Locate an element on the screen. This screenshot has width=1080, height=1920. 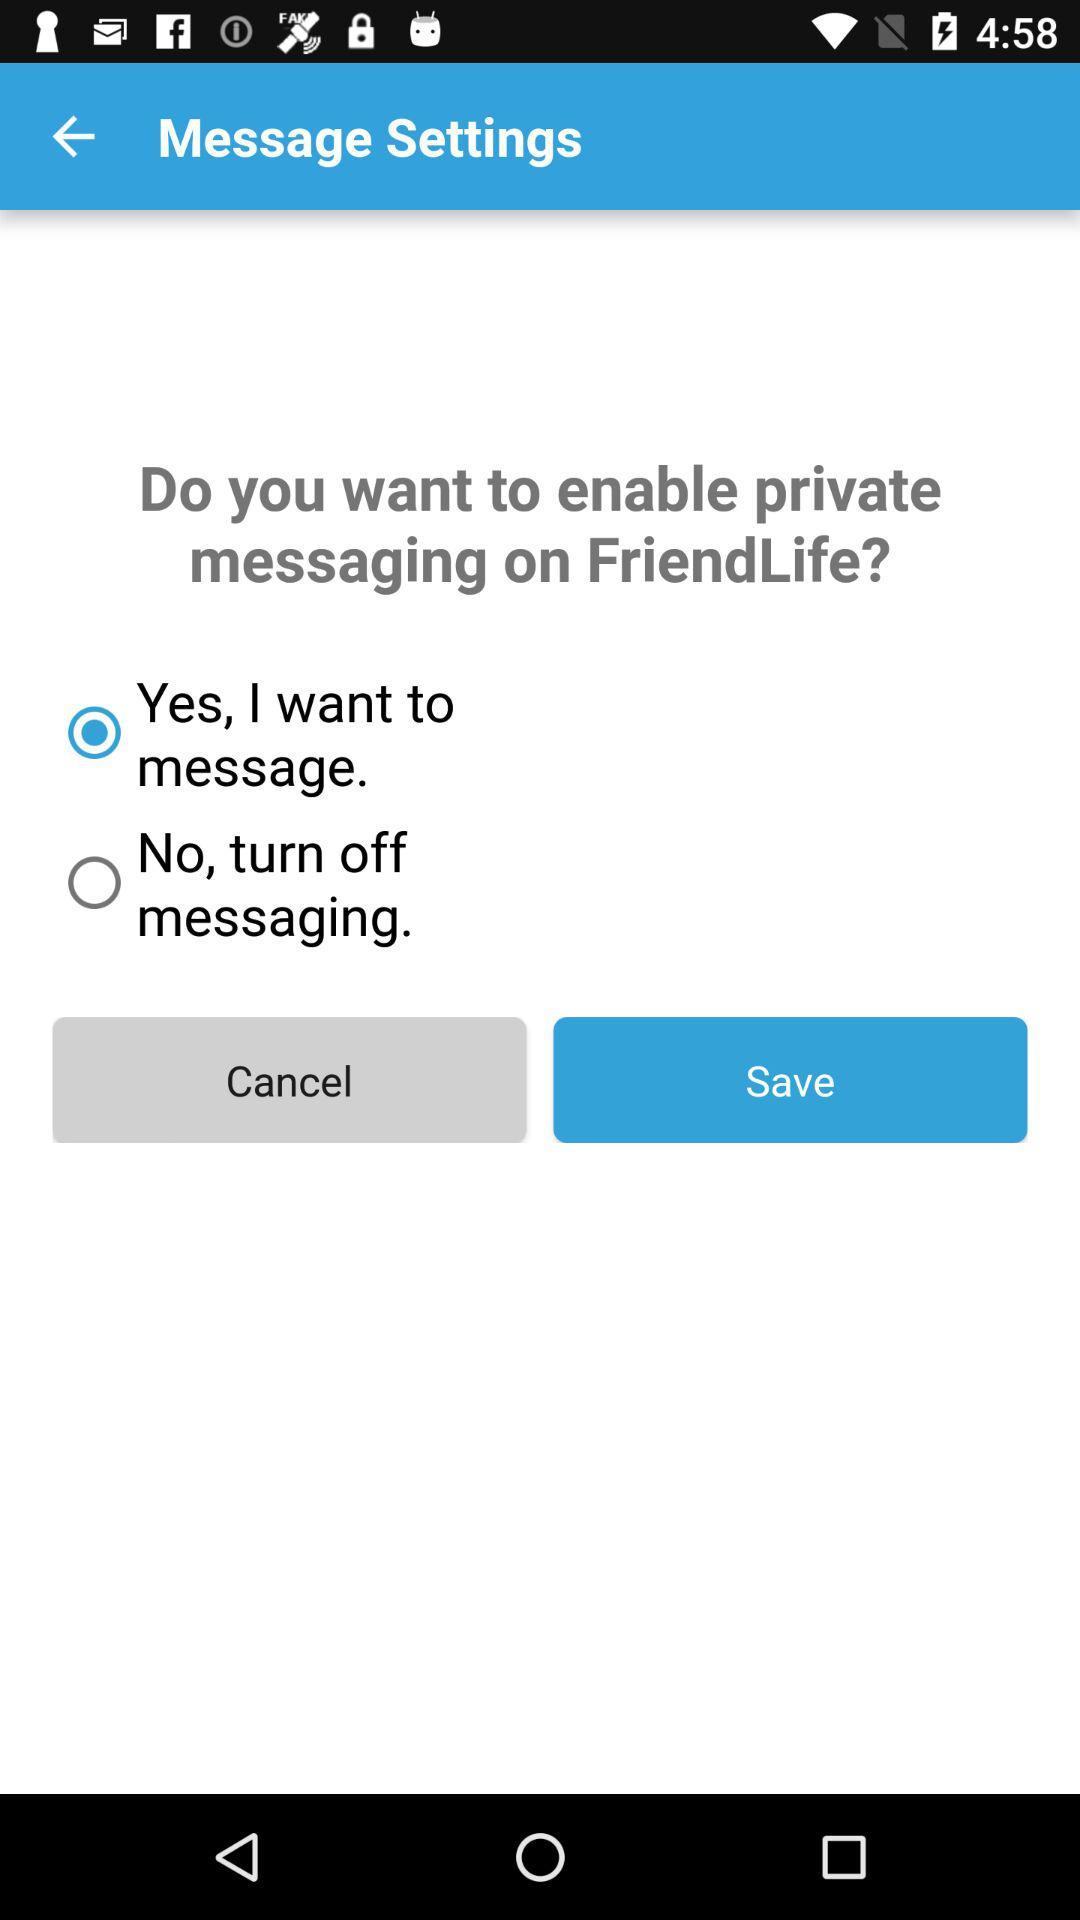
the item next to cancel icon is located at coordinates (789, 1079).